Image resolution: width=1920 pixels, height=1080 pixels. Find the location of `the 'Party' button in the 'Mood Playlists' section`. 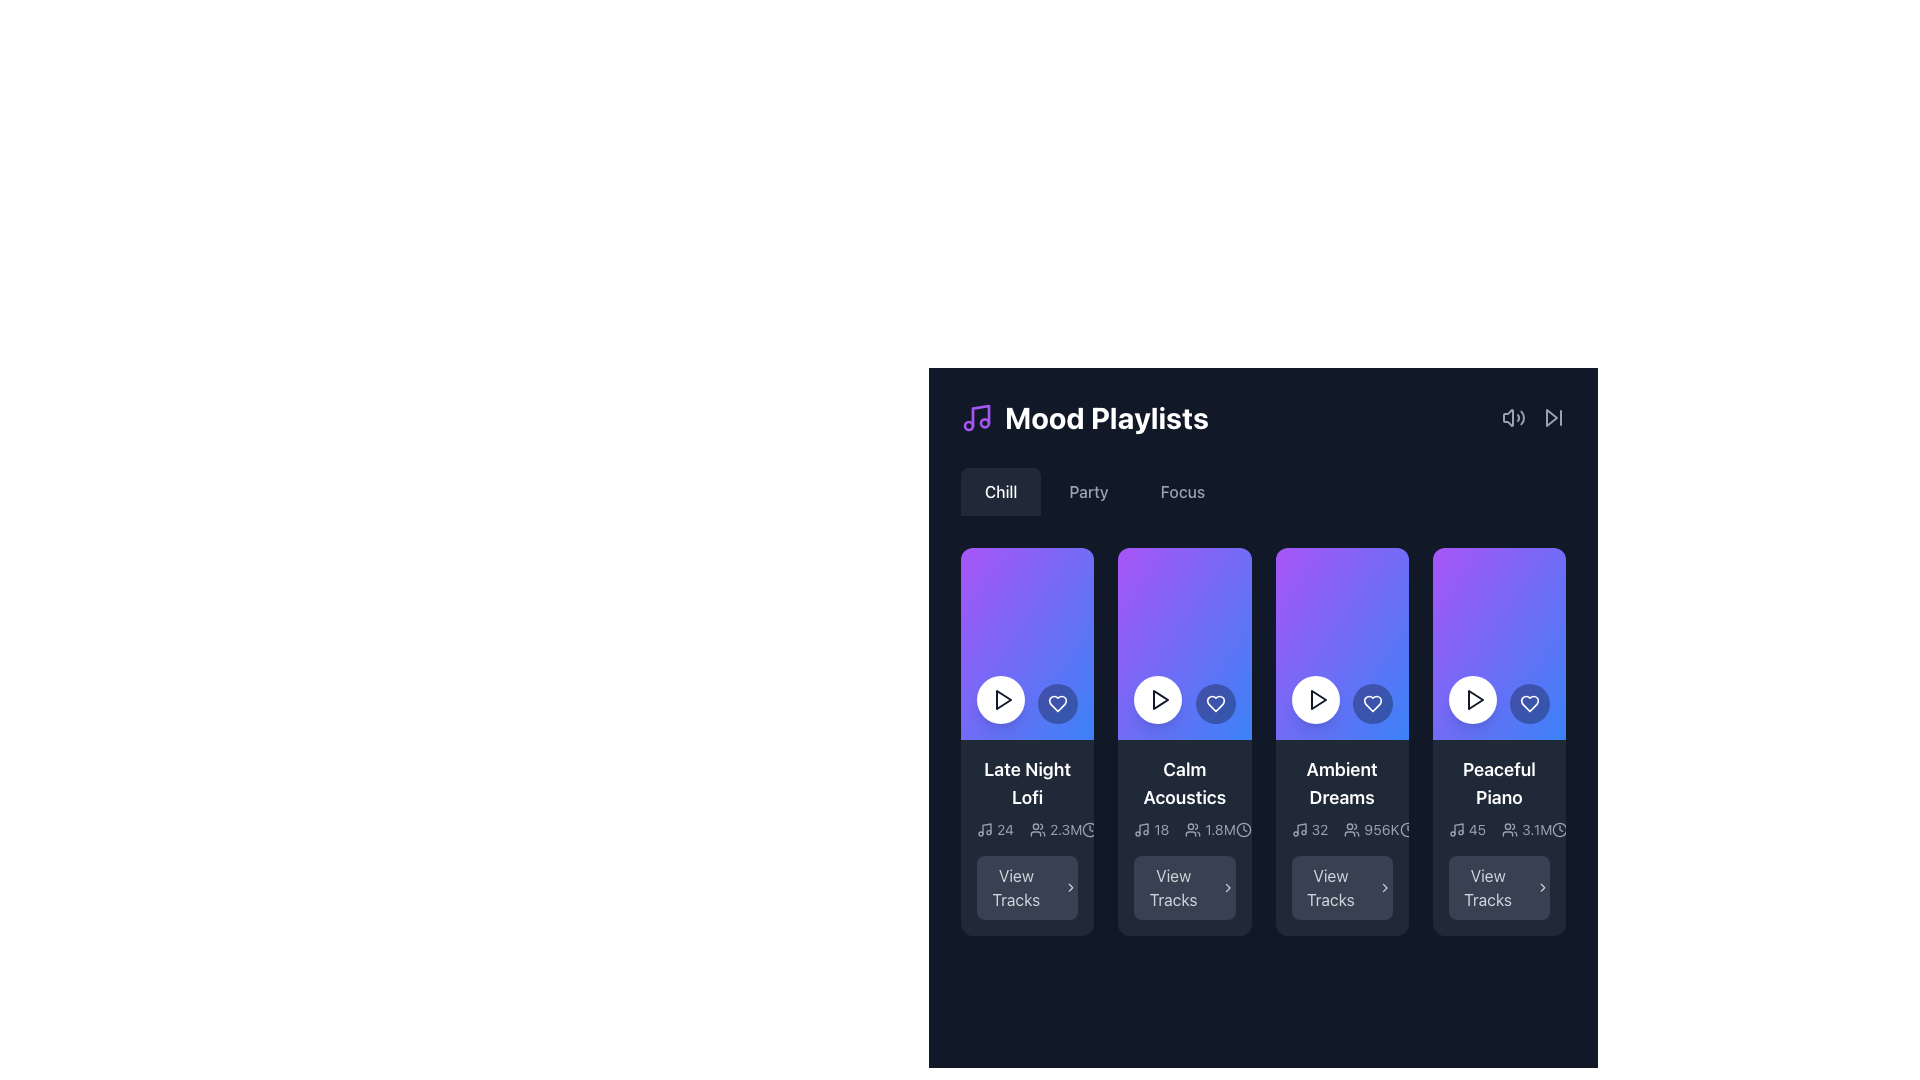

the 'Party' button in the 'Mood Playlists' section is located at coordinates (1088, 492).